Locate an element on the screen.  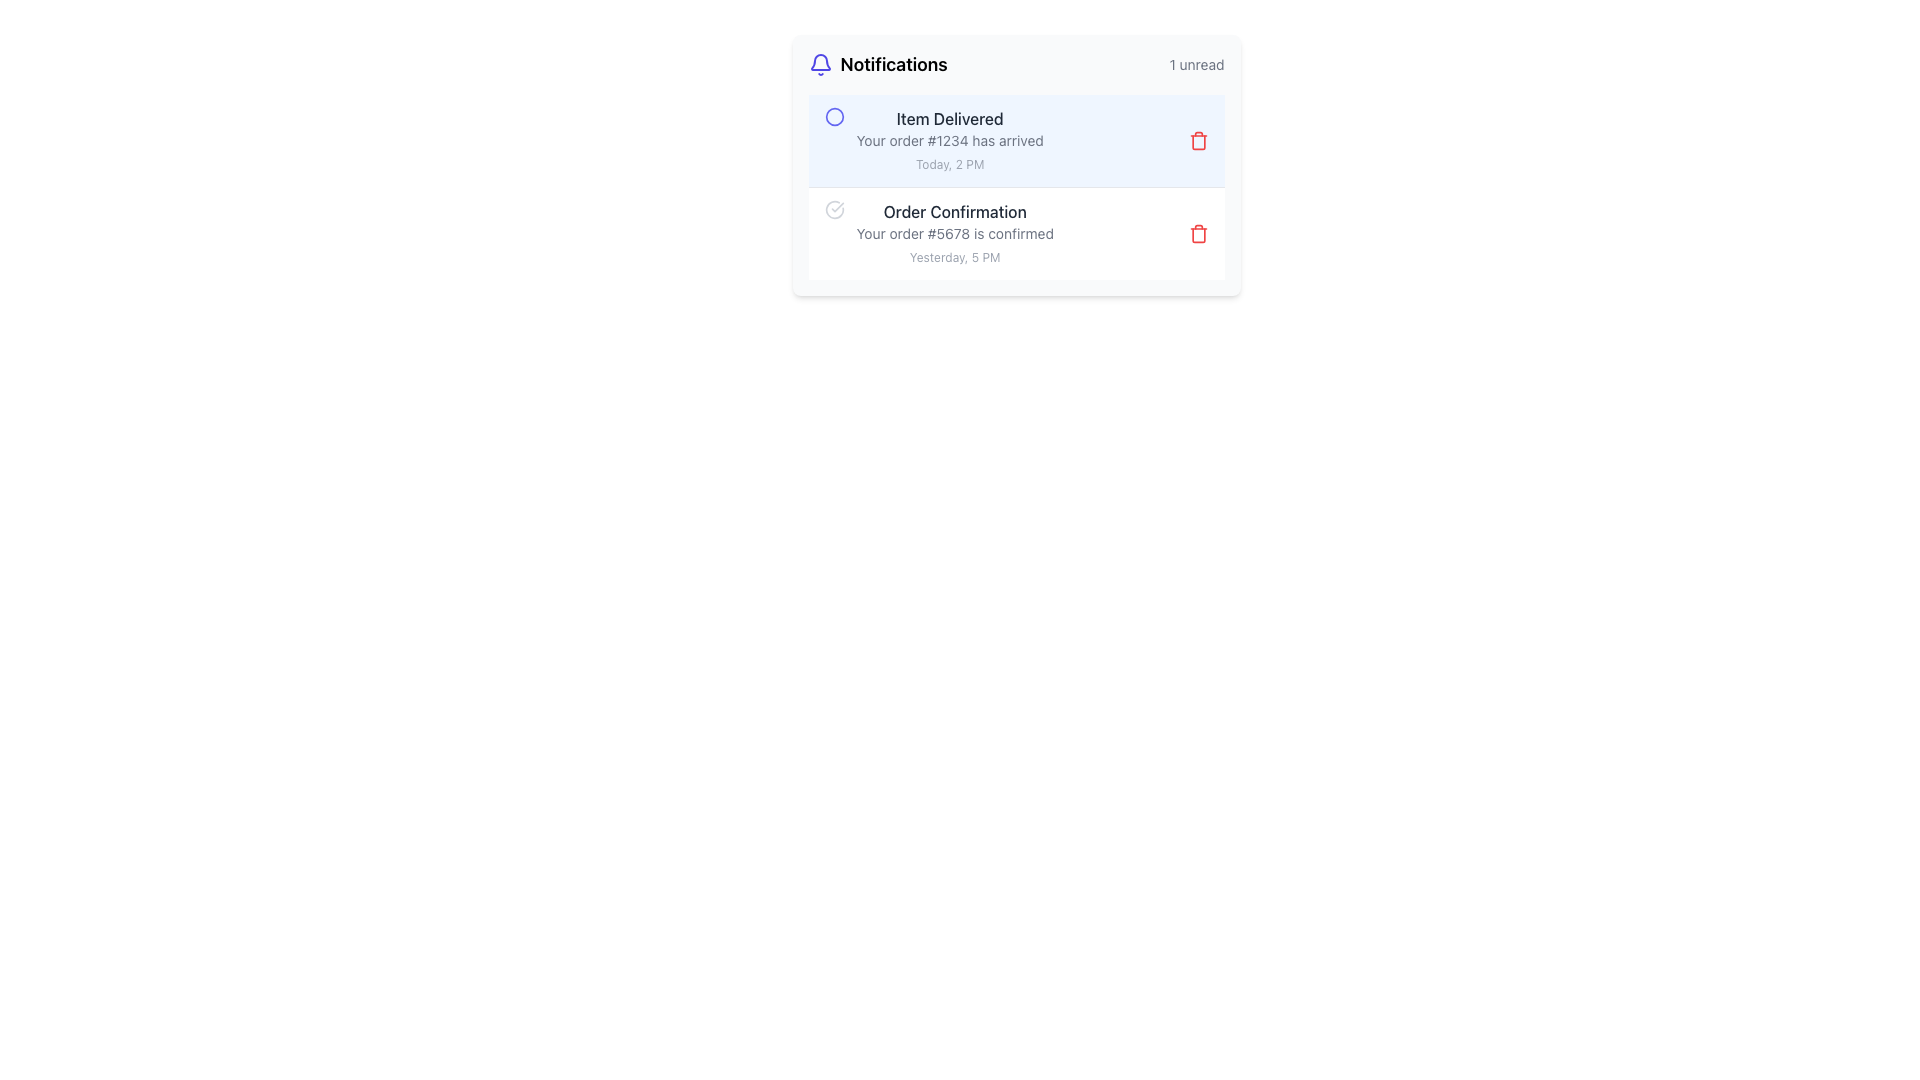
the 'Notifications' text label, which is styled in bold and large font, located immediately to the right of a bell icon in the top-left section of the interface is located at coordinates (893, 64).